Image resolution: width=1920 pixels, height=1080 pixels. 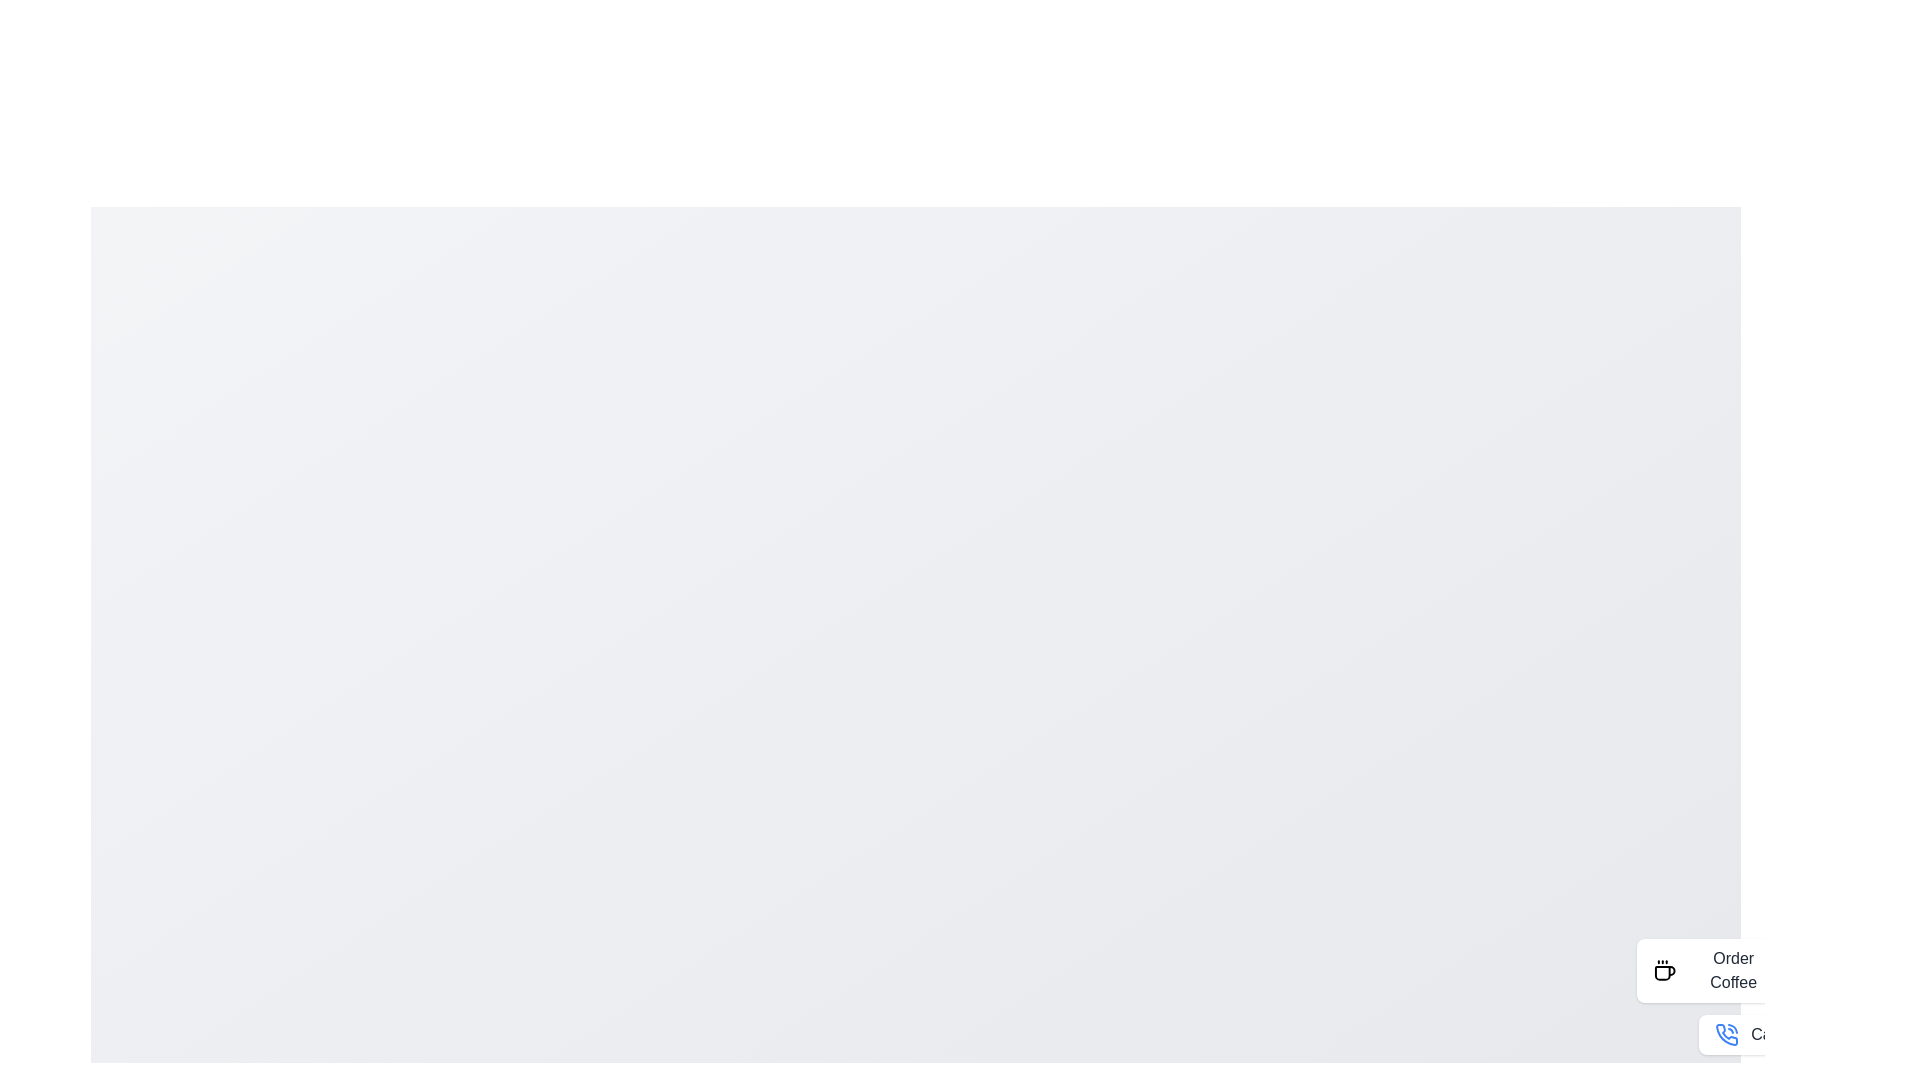 I want to click on the button labeled 'Order Coffee' to observe its visual effect, so click(x=1714, y=970).